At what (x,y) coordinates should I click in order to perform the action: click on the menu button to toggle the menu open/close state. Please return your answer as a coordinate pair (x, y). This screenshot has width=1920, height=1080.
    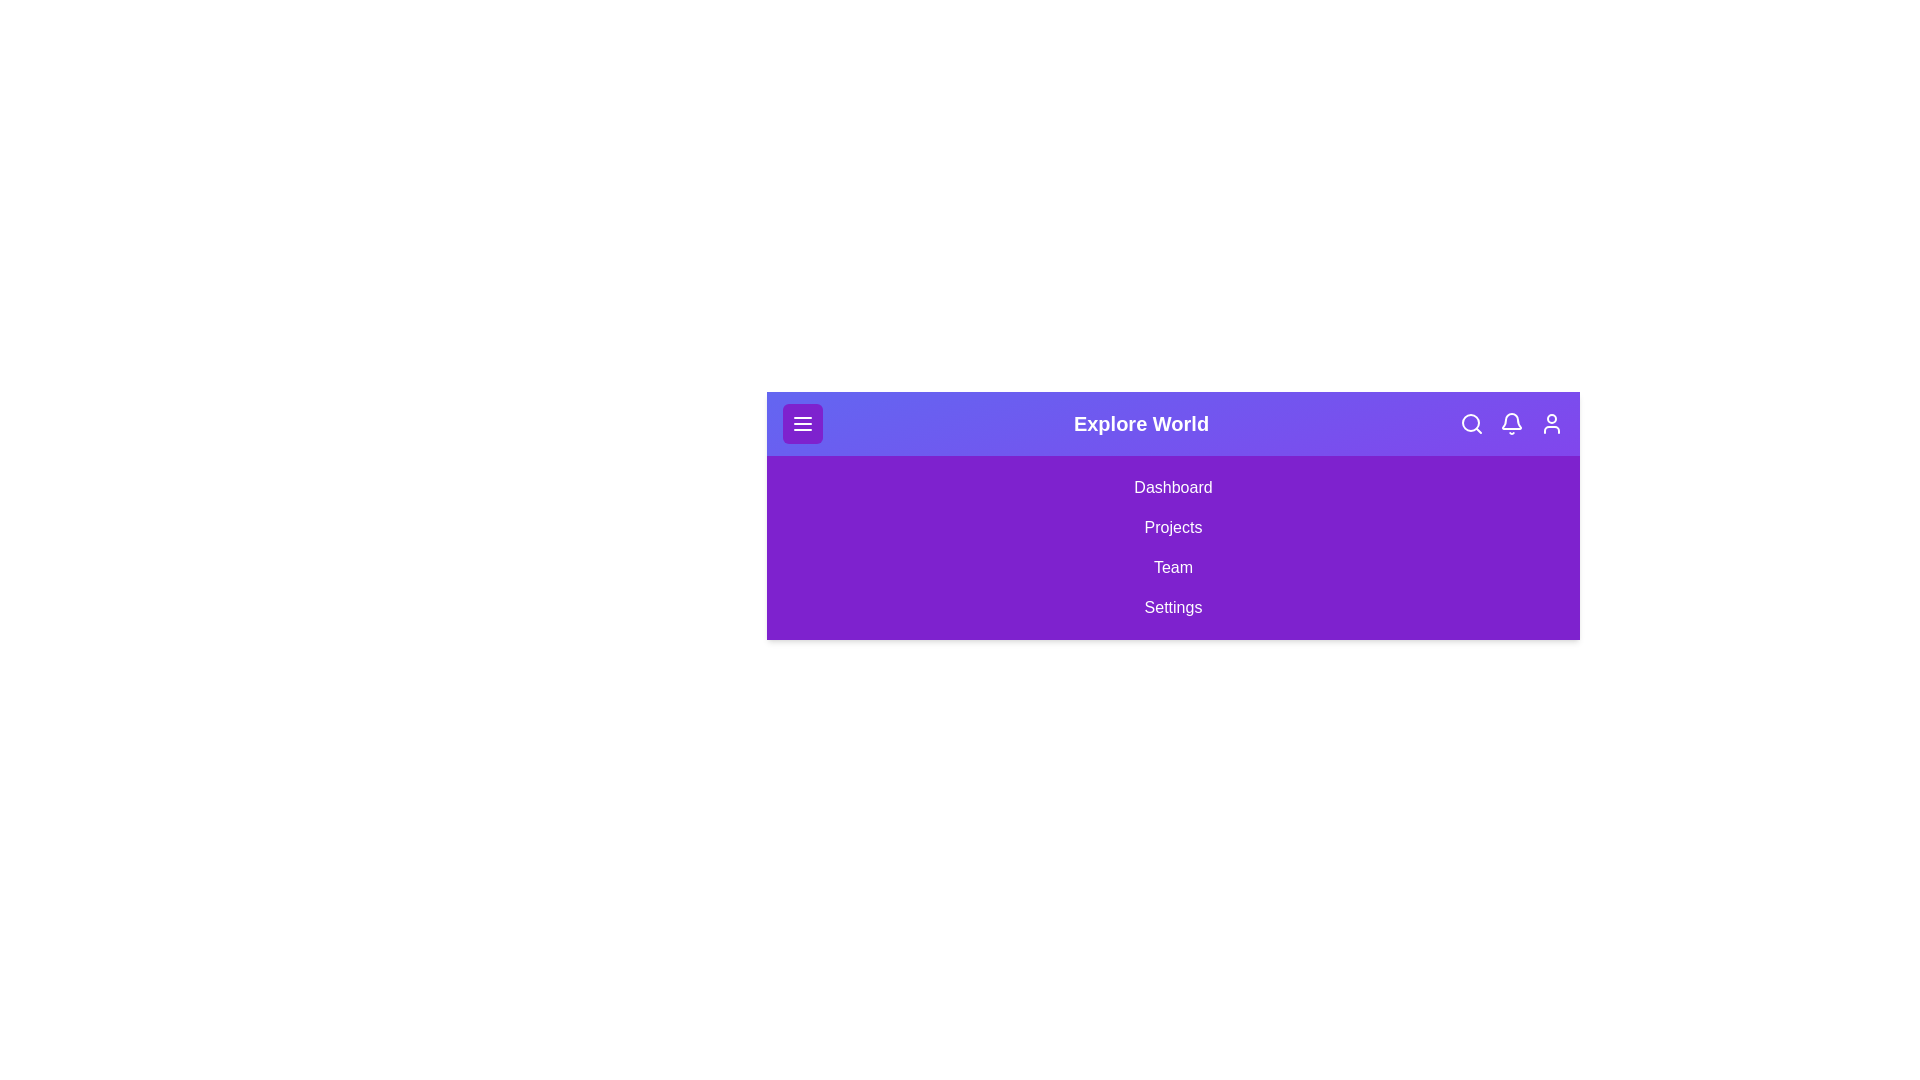
    Looking at the image, I should click on (802, 423).